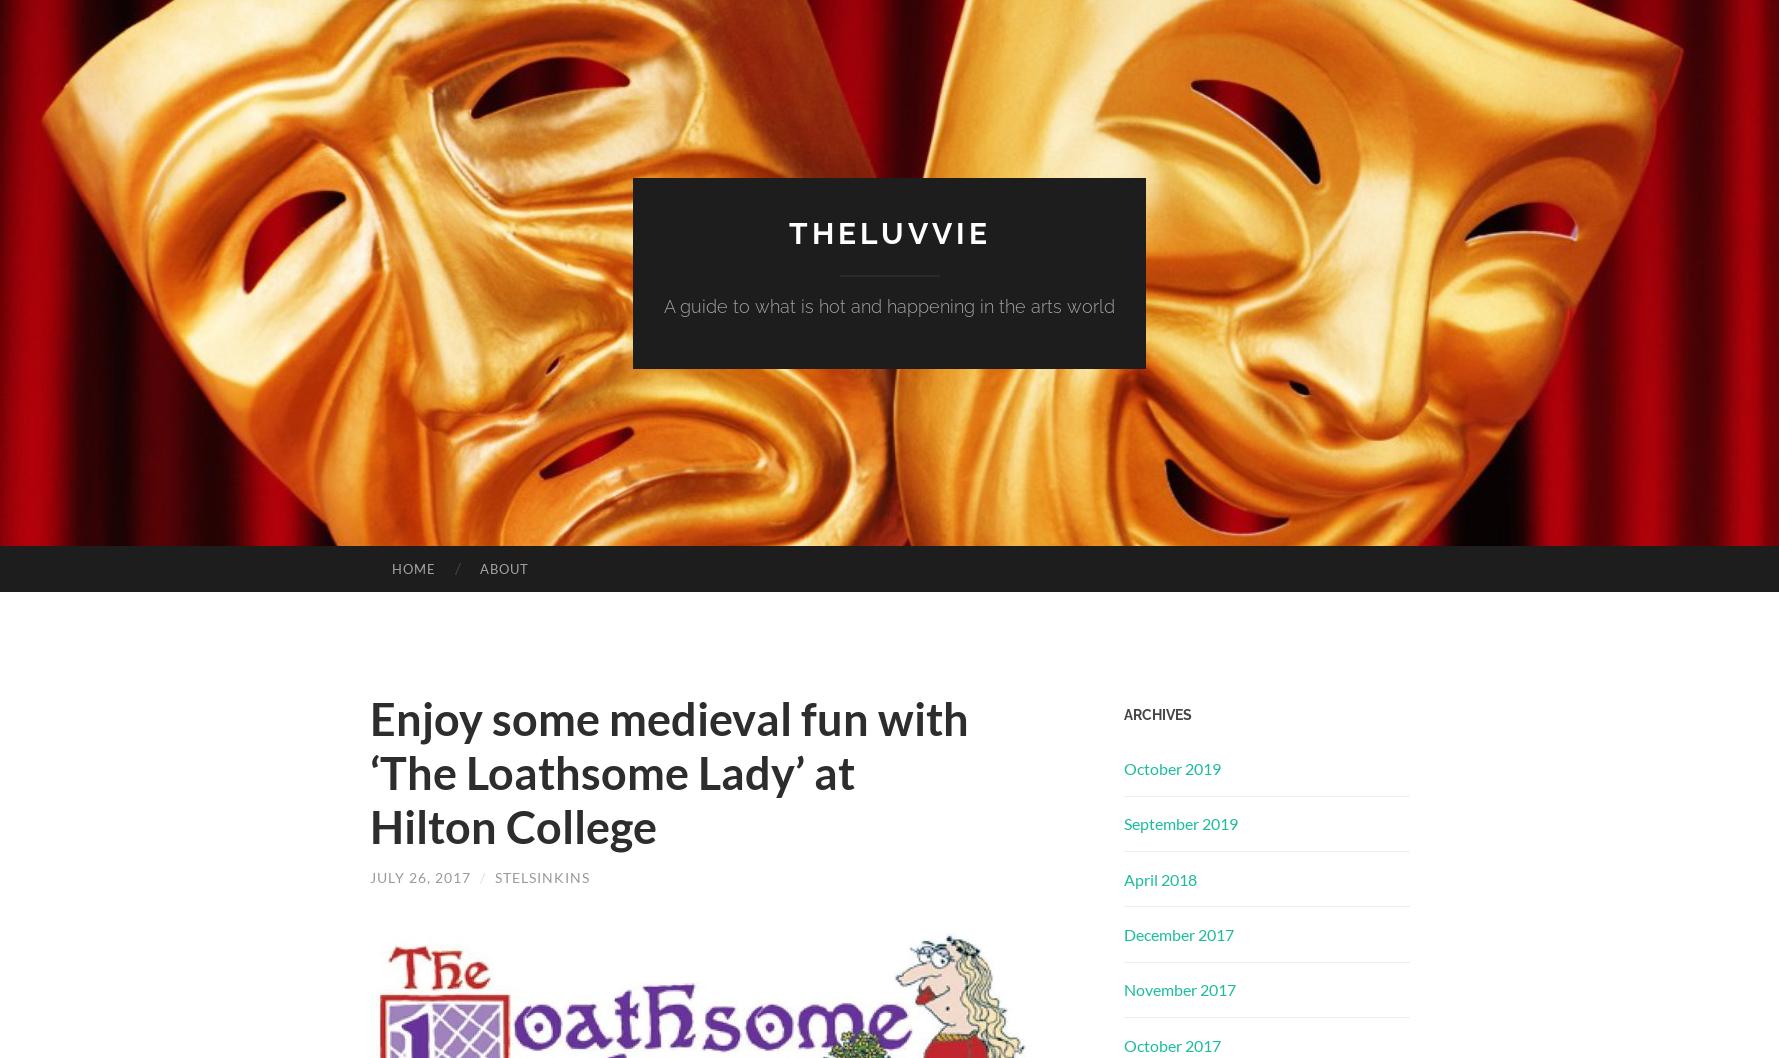  I want to click on '/', so click(480, 875).